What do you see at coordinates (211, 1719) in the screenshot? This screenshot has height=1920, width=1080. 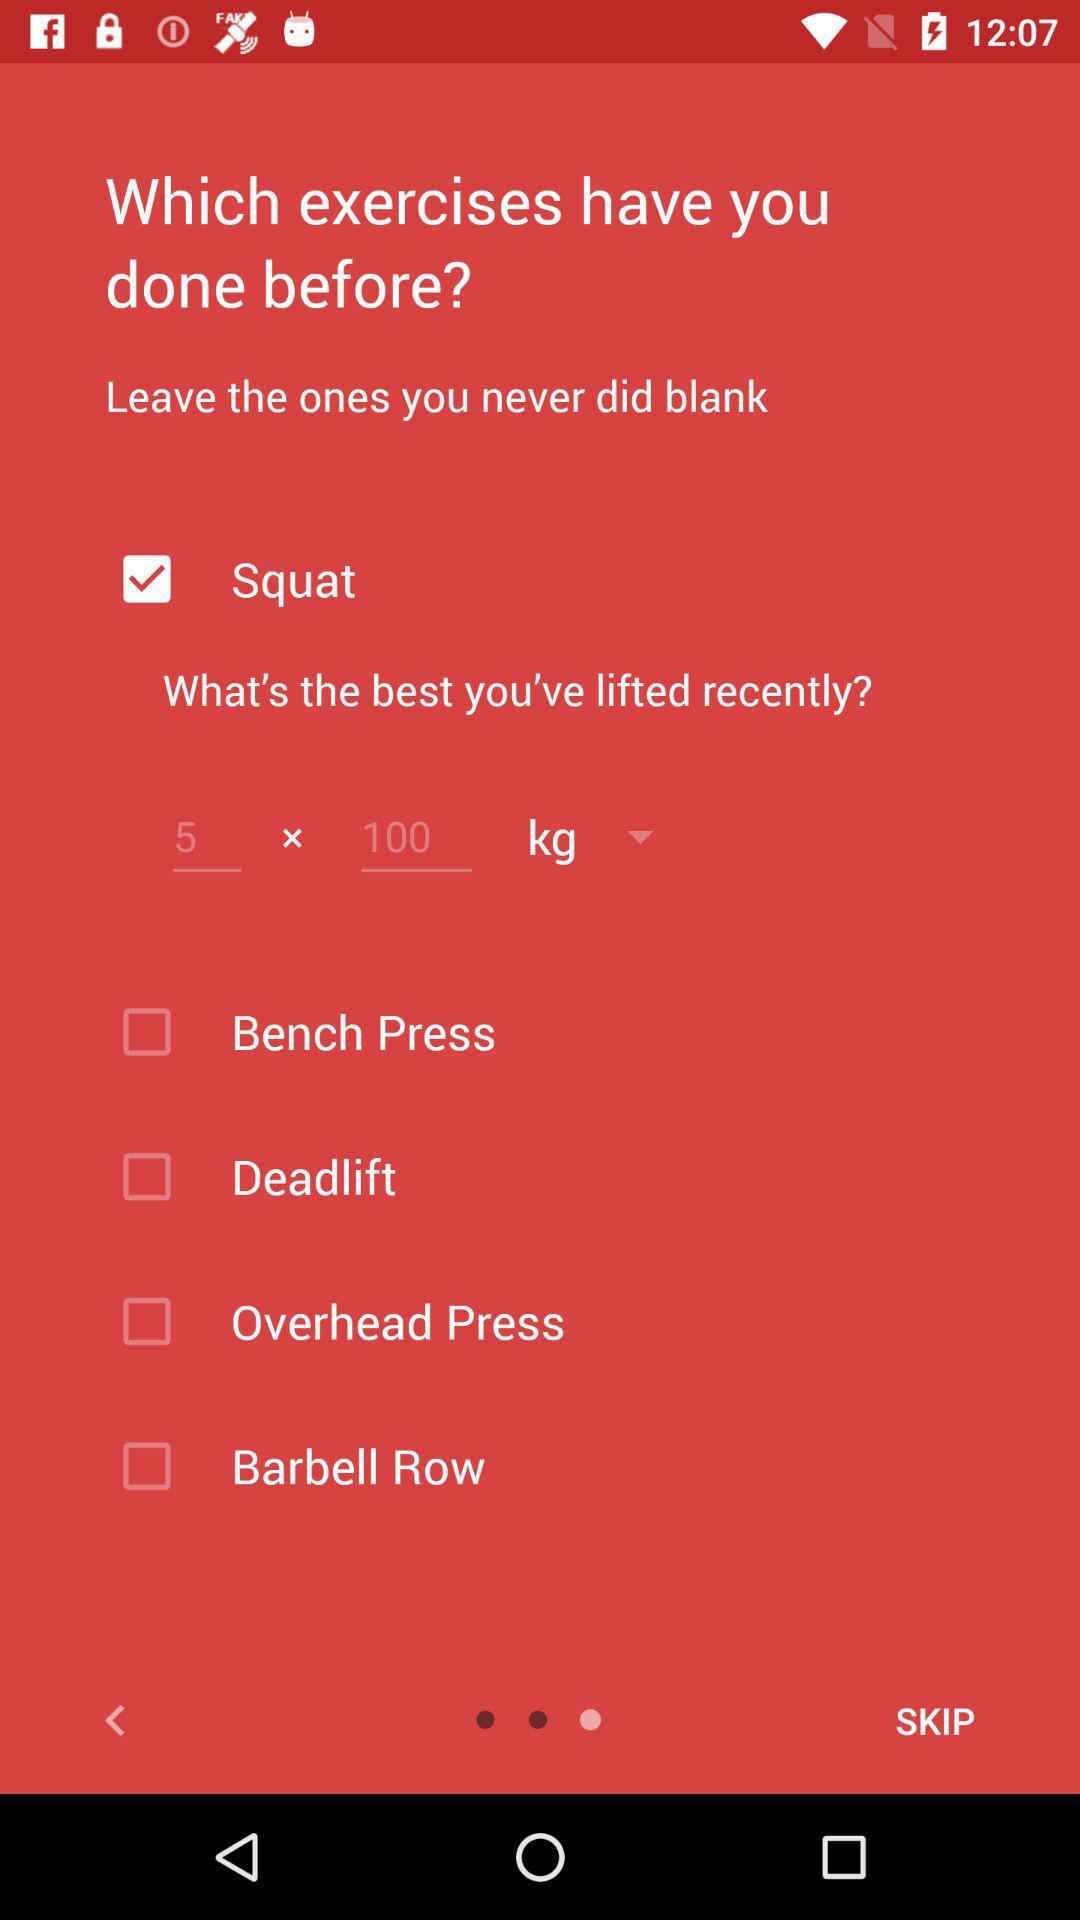 I see `go back` at bounding box center [211, 1719].